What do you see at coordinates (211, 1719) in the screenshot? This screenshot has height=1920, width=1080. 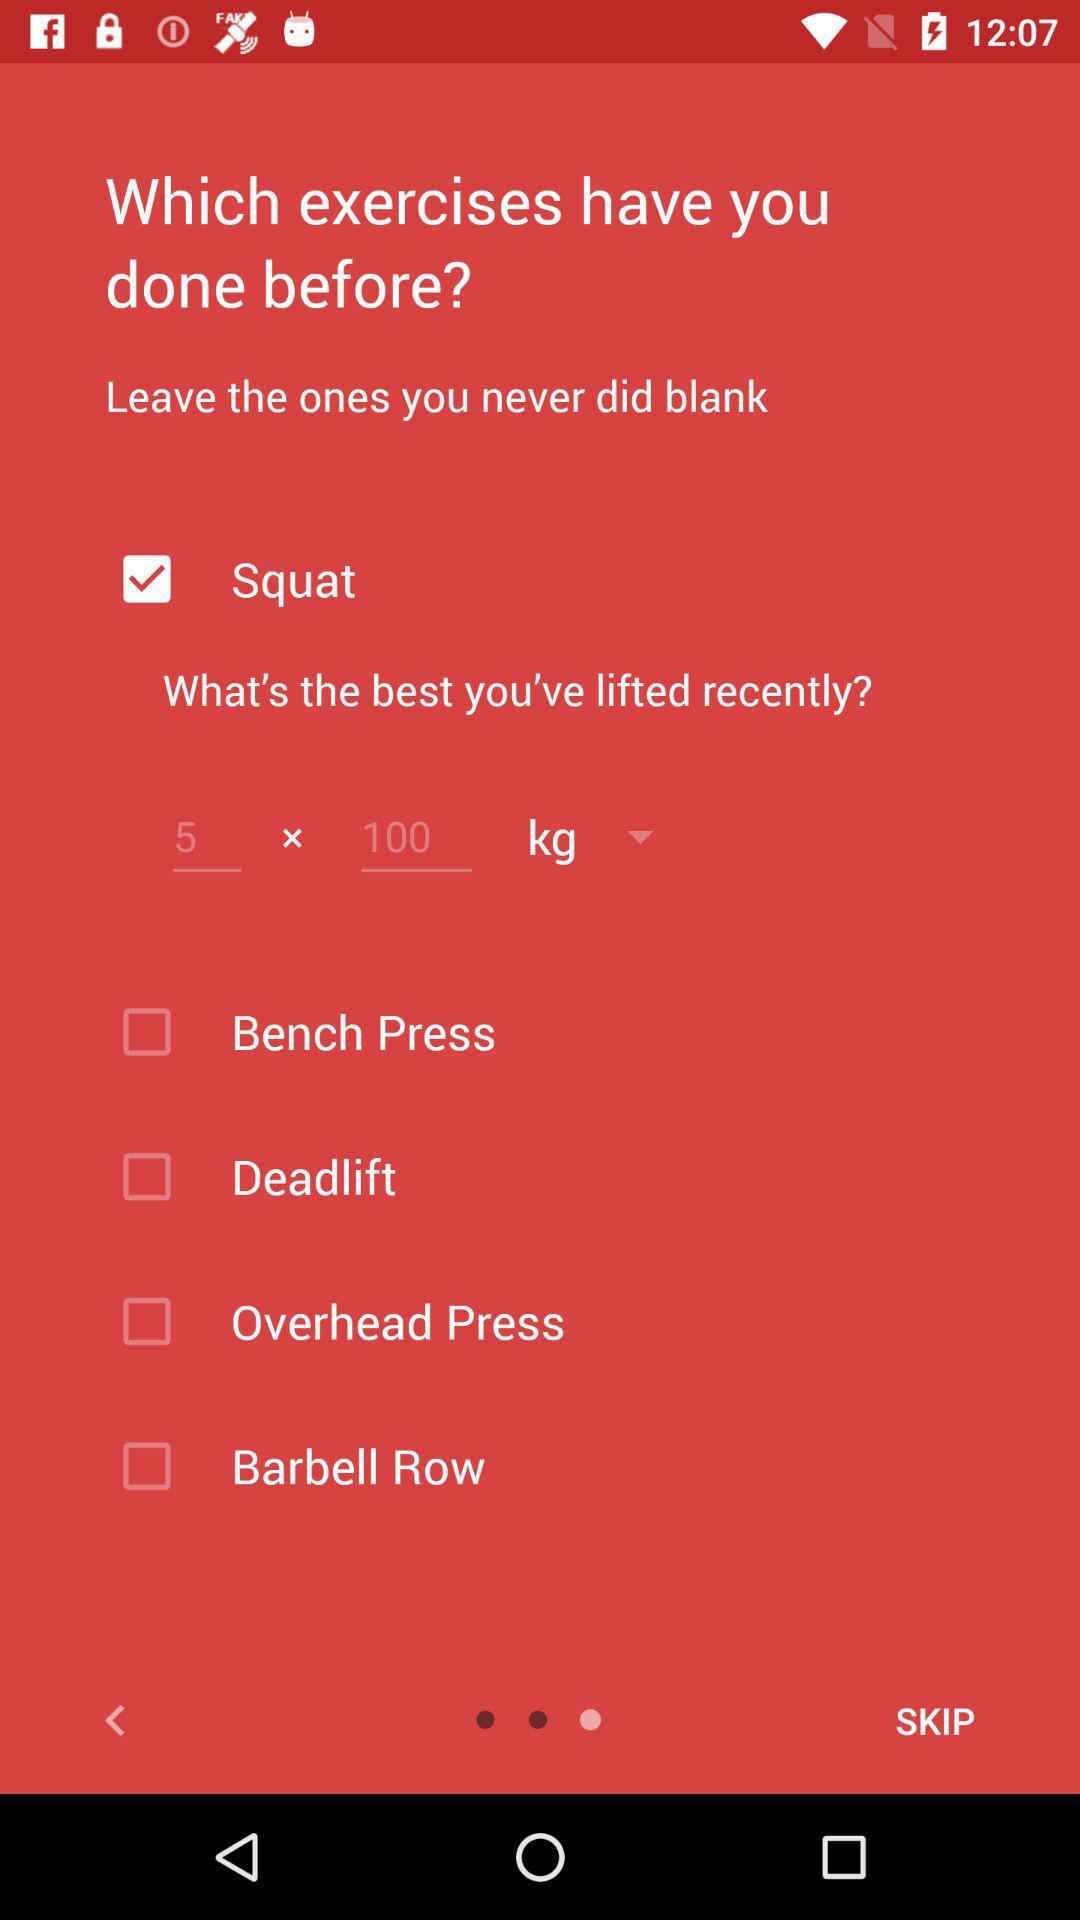 I see `go back` at bounding box center [211, 1719].